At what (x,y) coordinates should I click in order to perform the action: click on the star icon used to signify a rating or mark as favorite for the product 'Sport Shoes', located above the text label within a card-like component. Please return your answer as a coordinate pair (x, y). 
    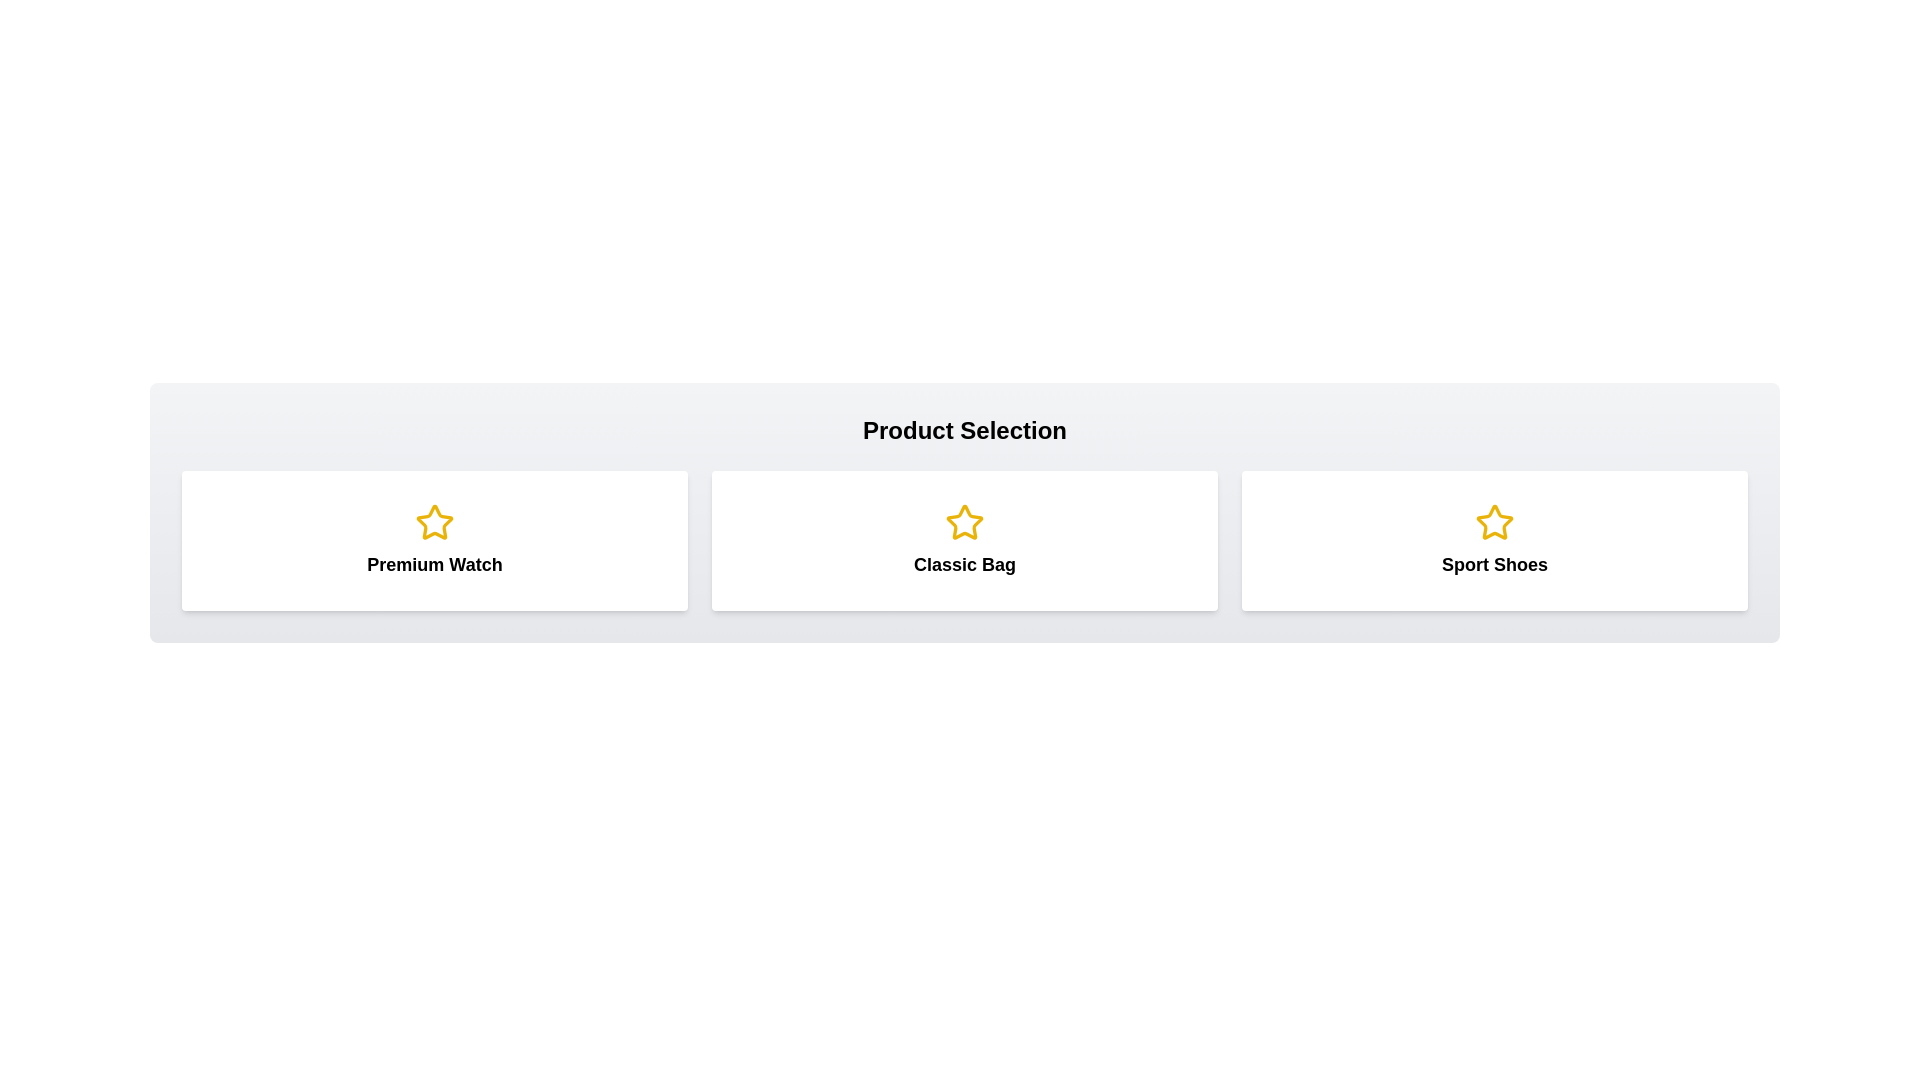
    Looking at the image, I should click on (1494, 522).